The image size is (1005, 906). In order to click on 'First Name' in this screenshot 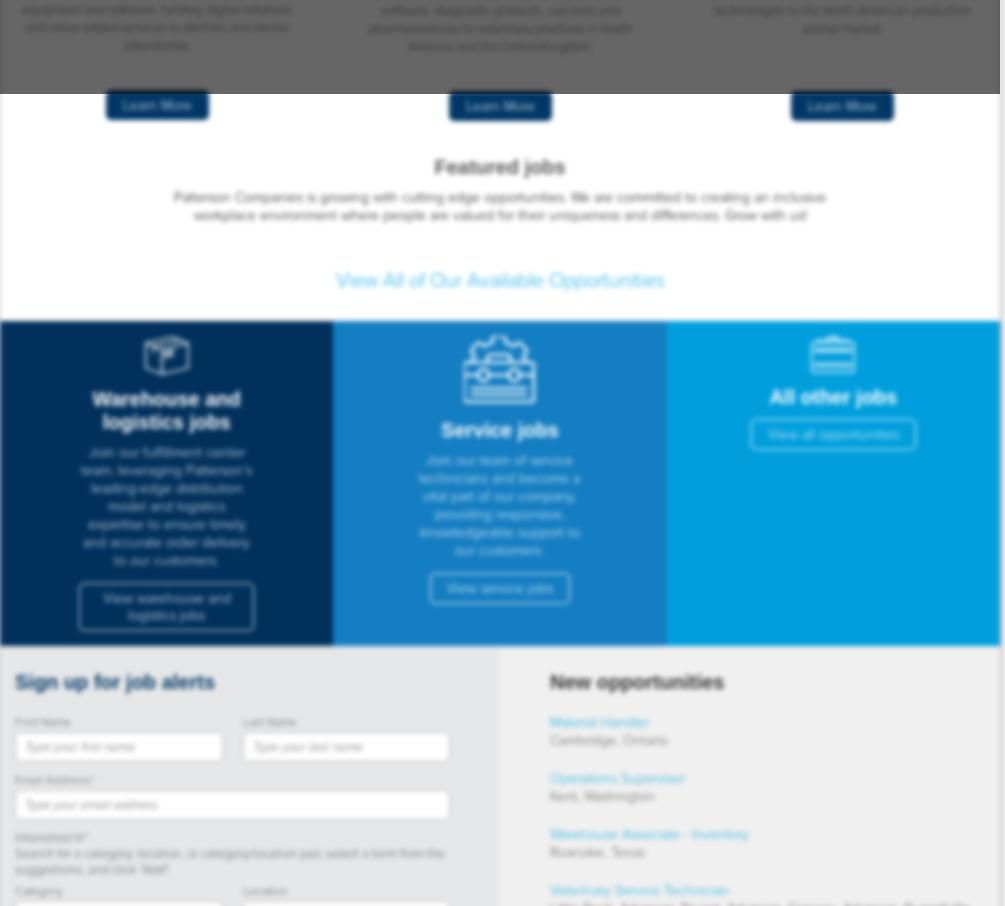, I will do `click(43, 722)`.